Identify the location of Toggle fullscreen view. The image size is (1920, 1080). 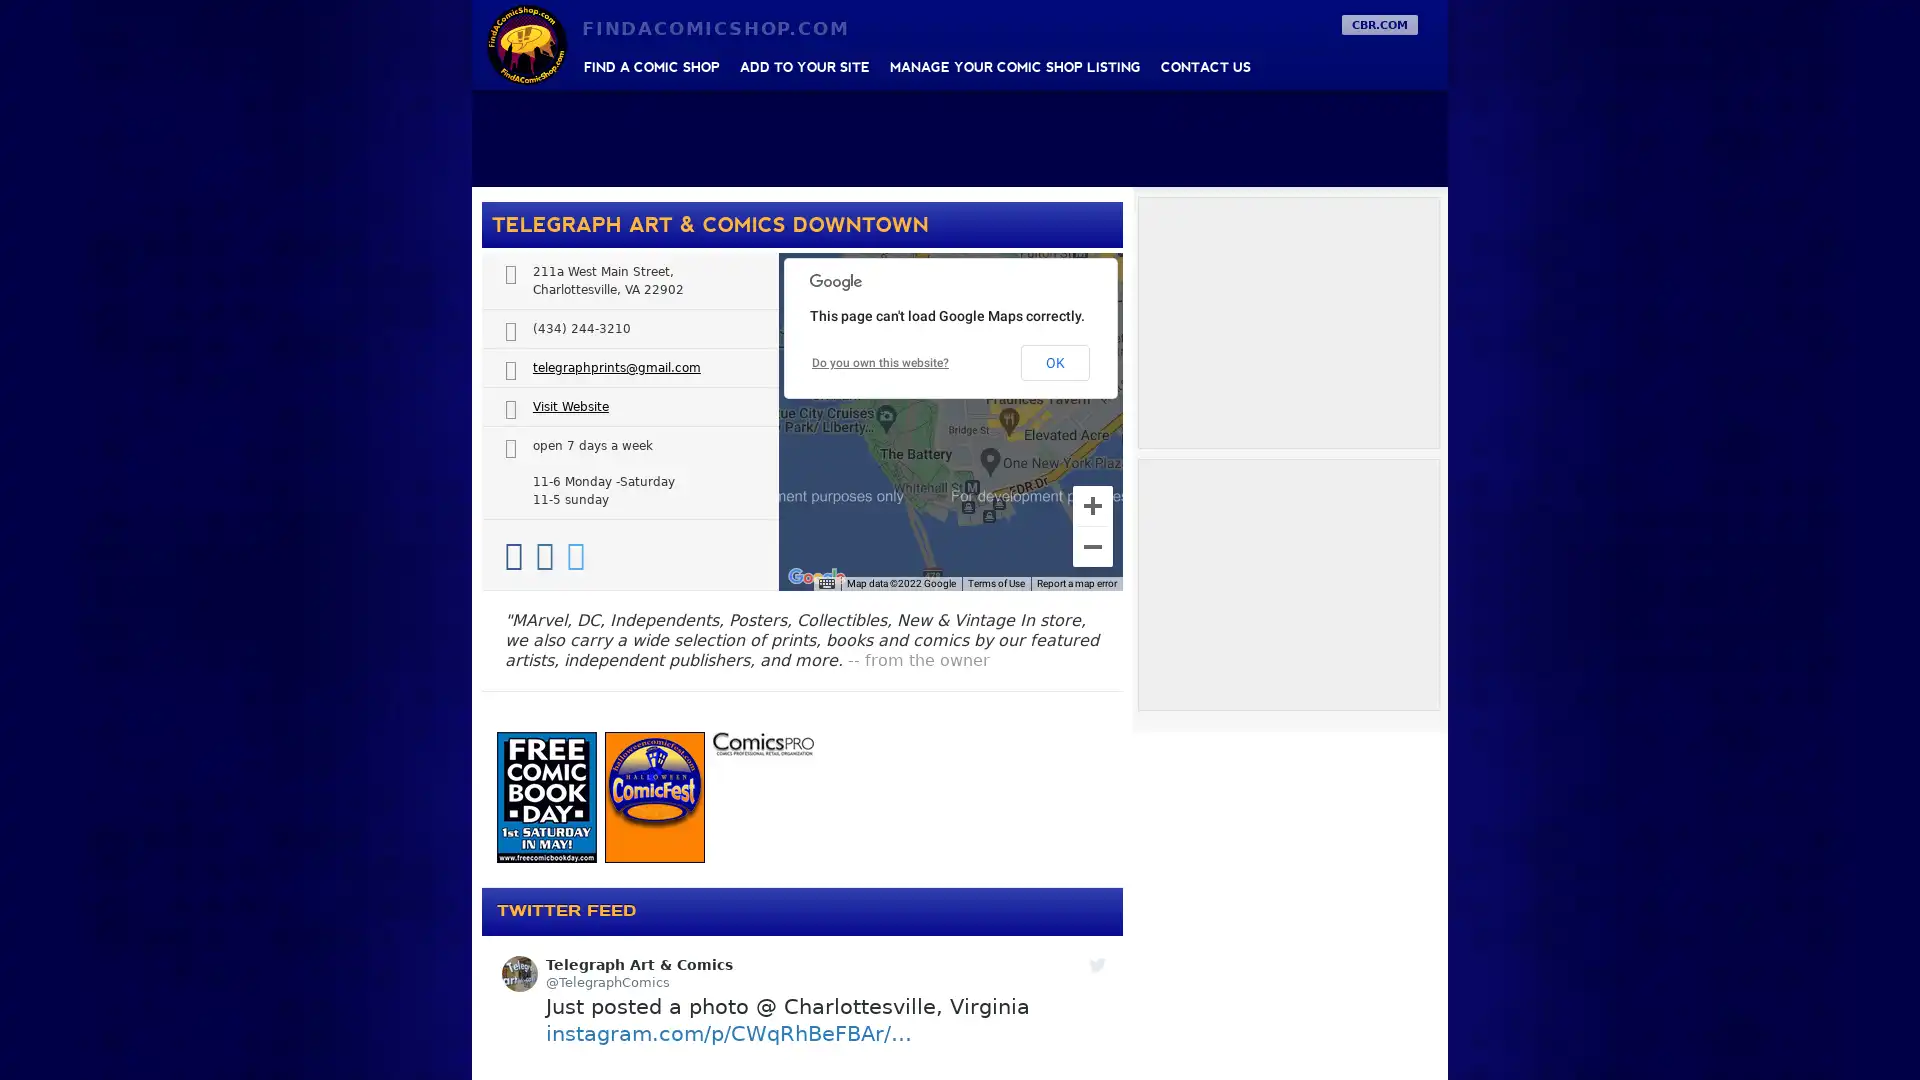
(1092, 282).